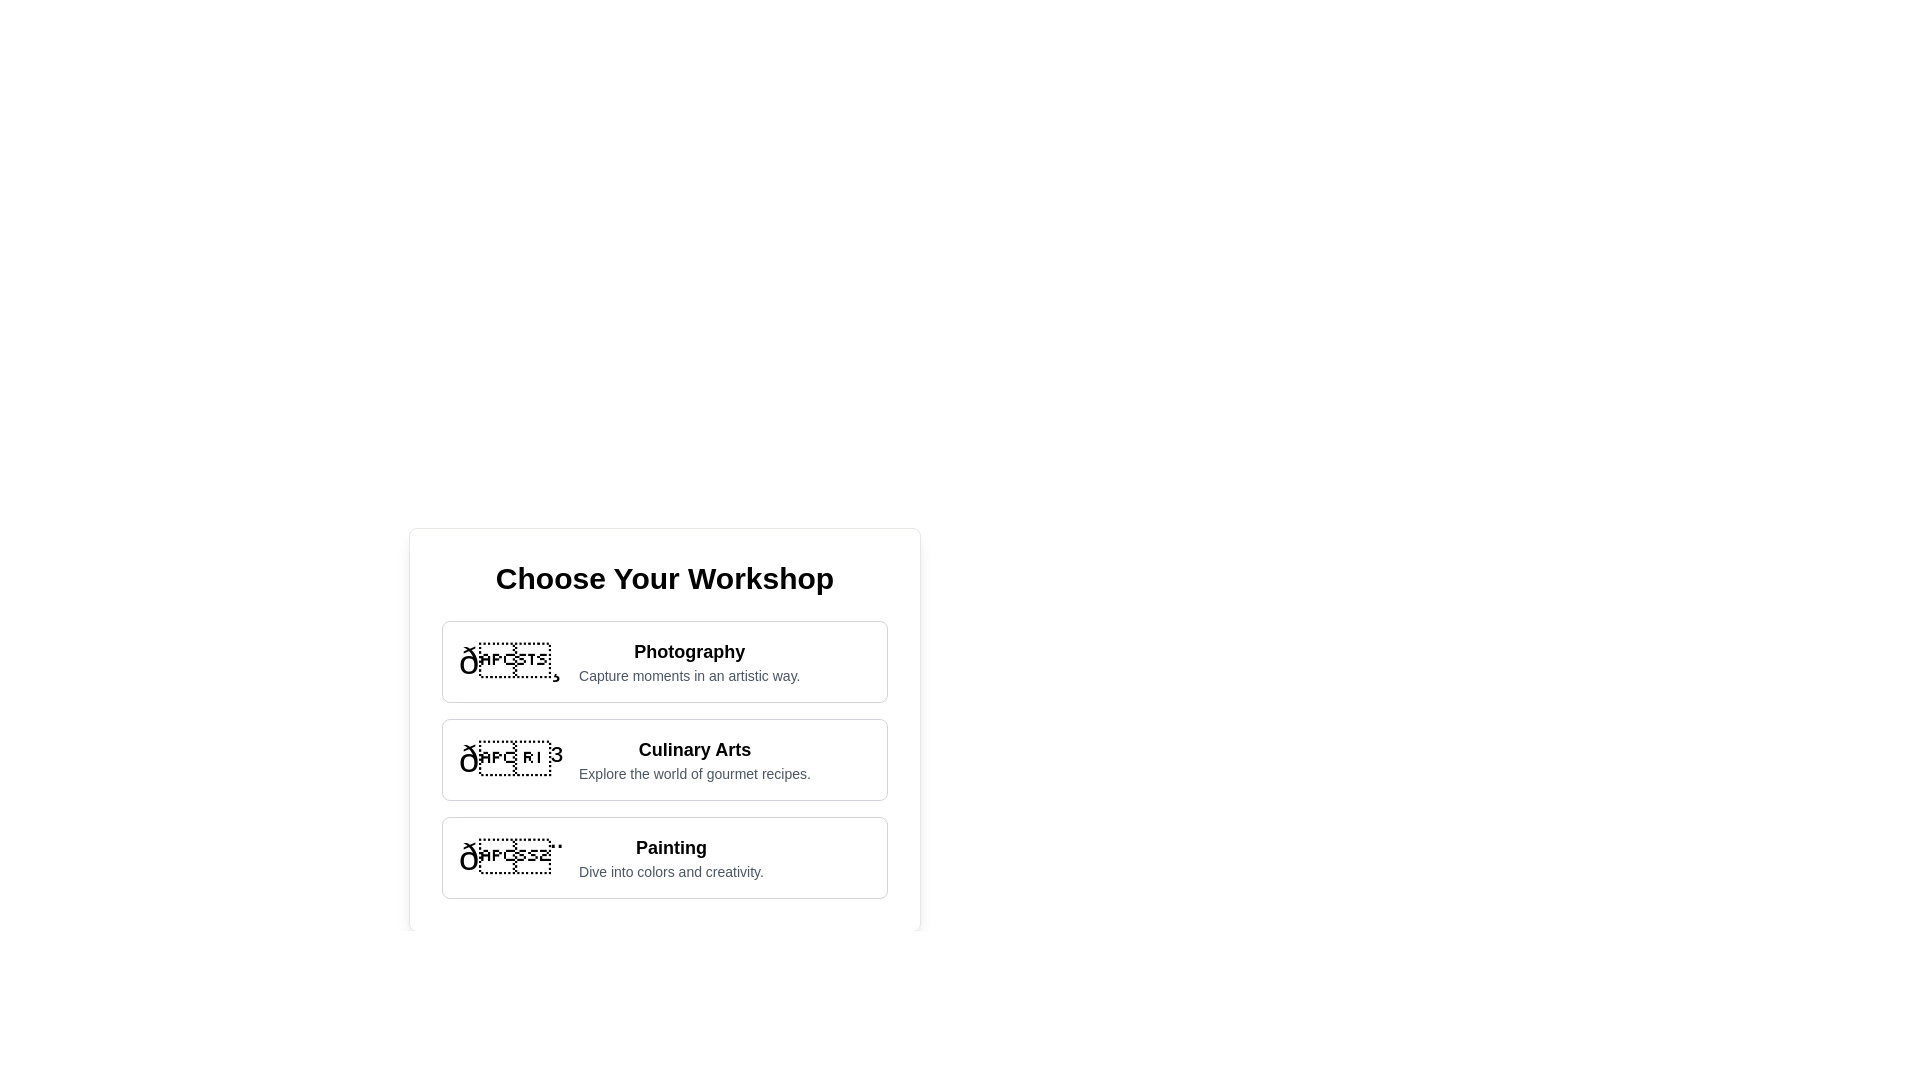 The height and width of the screenshot is (1080, 1920). I want to click on the informational text block describing the 'Painting' workshop, which is the third item in a vertical list of workshops, so click(671, 856).